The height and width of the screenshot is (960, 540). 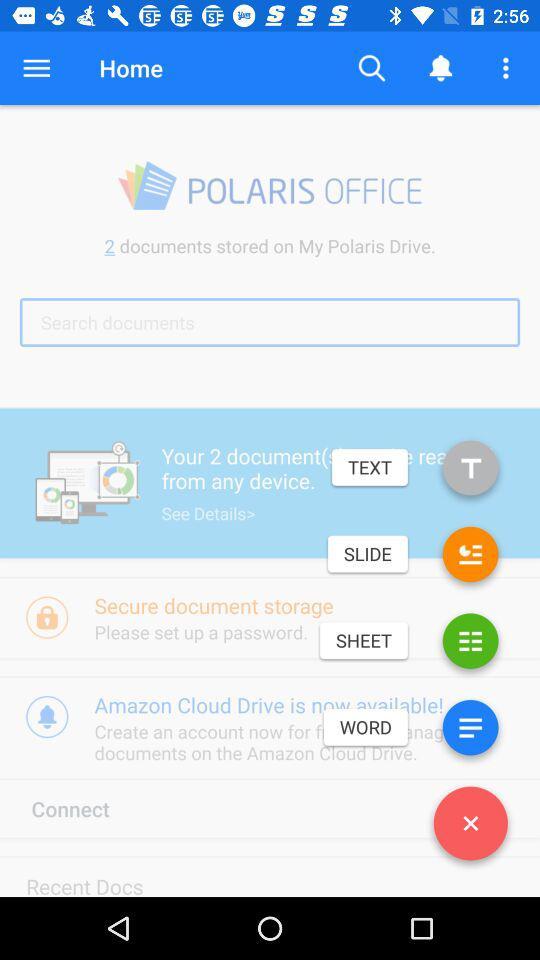 What do you see at coordinates (470, 730) in the screenshot?
I see `word file option` at bounding box center [470, 730].